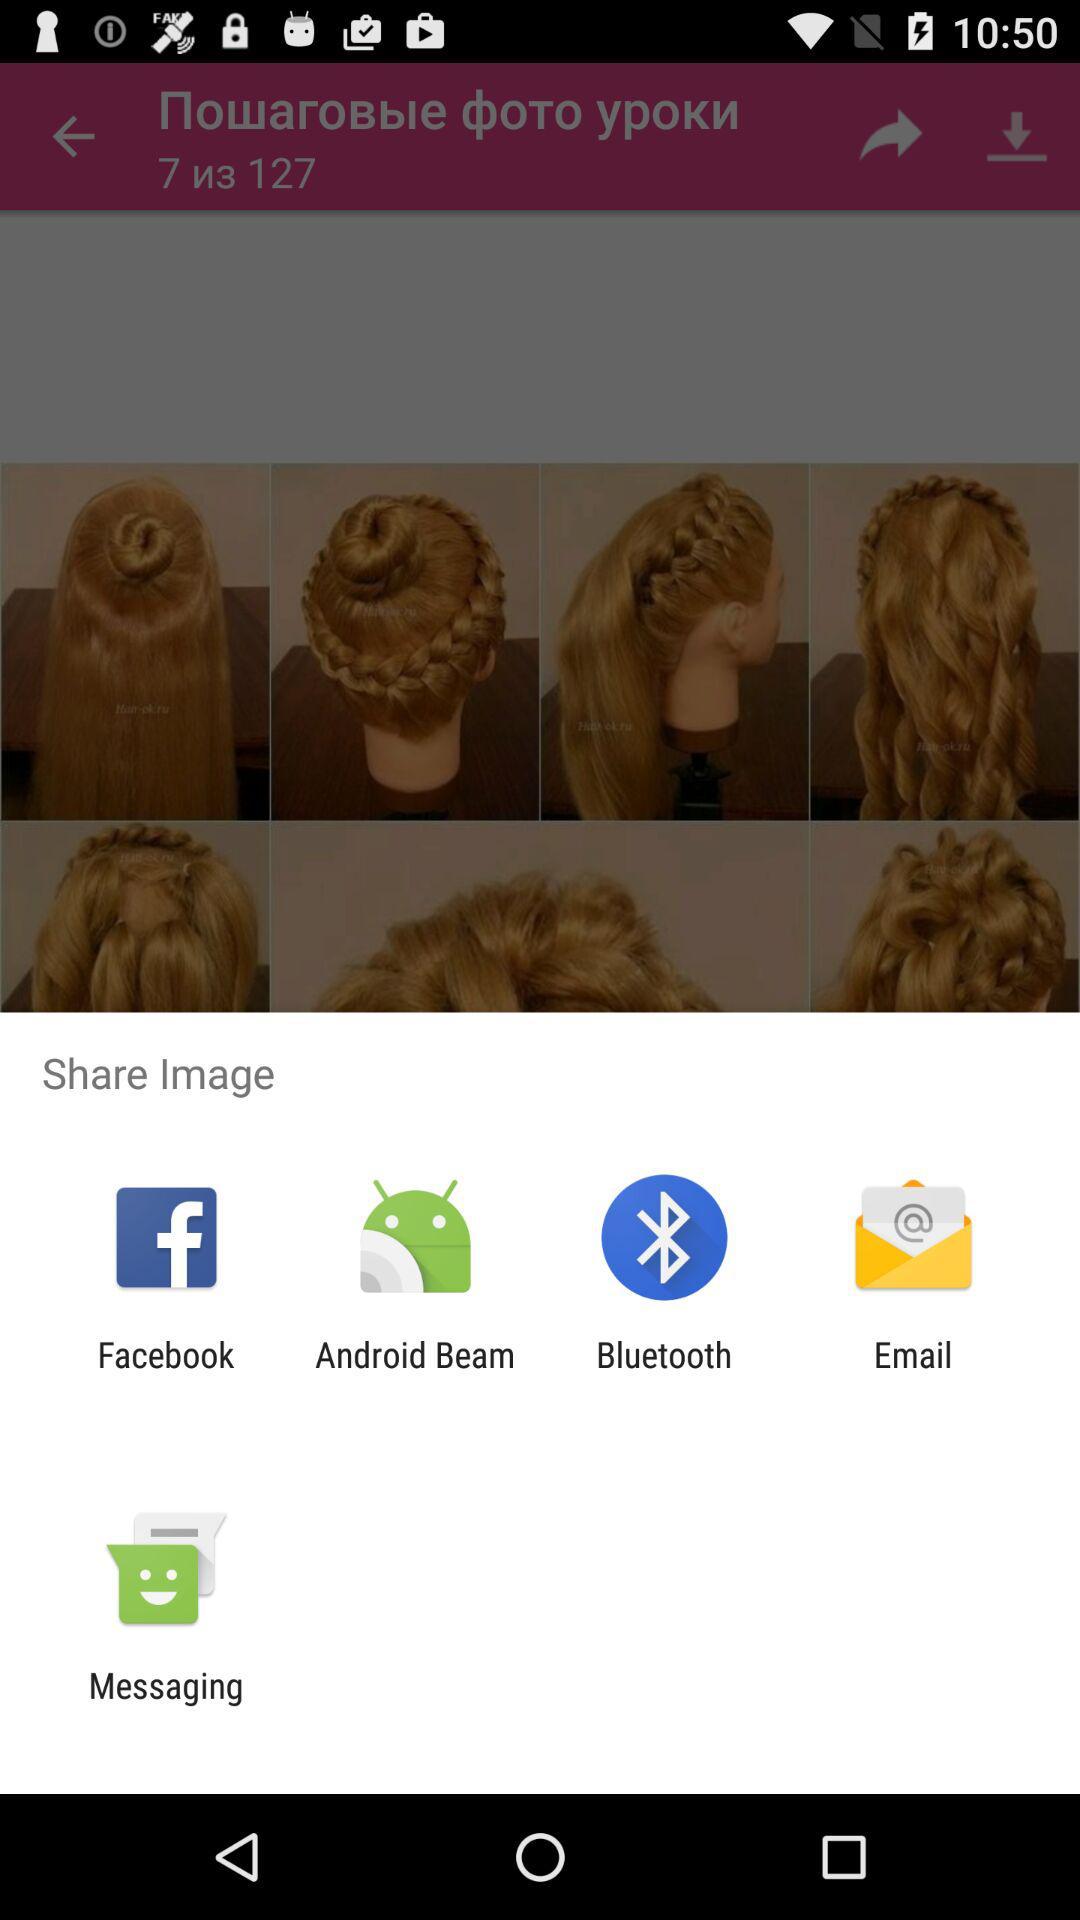 Image resolution: width=1080 pixels, height=1920 pixels. What do you see at coordinates (913, 1374) in the screenshot?
I see `email item` at bounding box center [913, 1374].